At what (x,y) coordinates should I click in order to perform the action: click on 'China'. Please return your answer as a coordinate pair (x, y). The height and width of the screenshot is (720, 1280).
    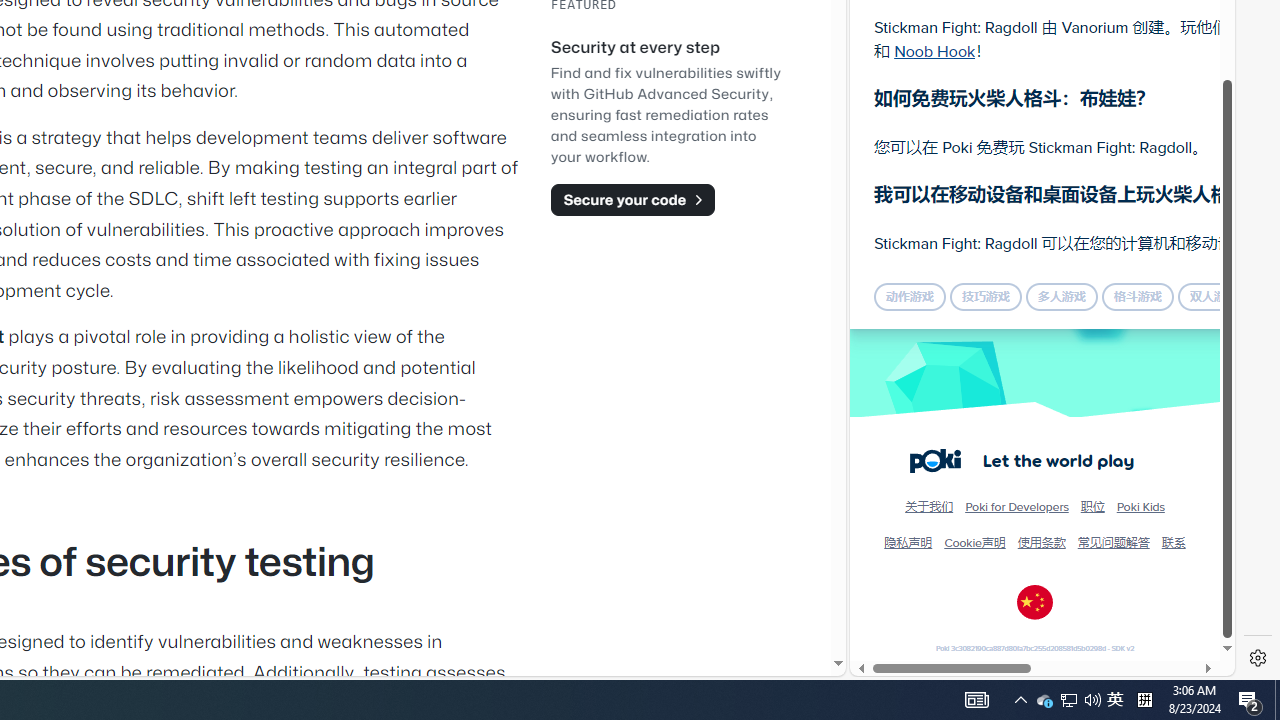
    Looking at the image, I should click on (1035, 601).